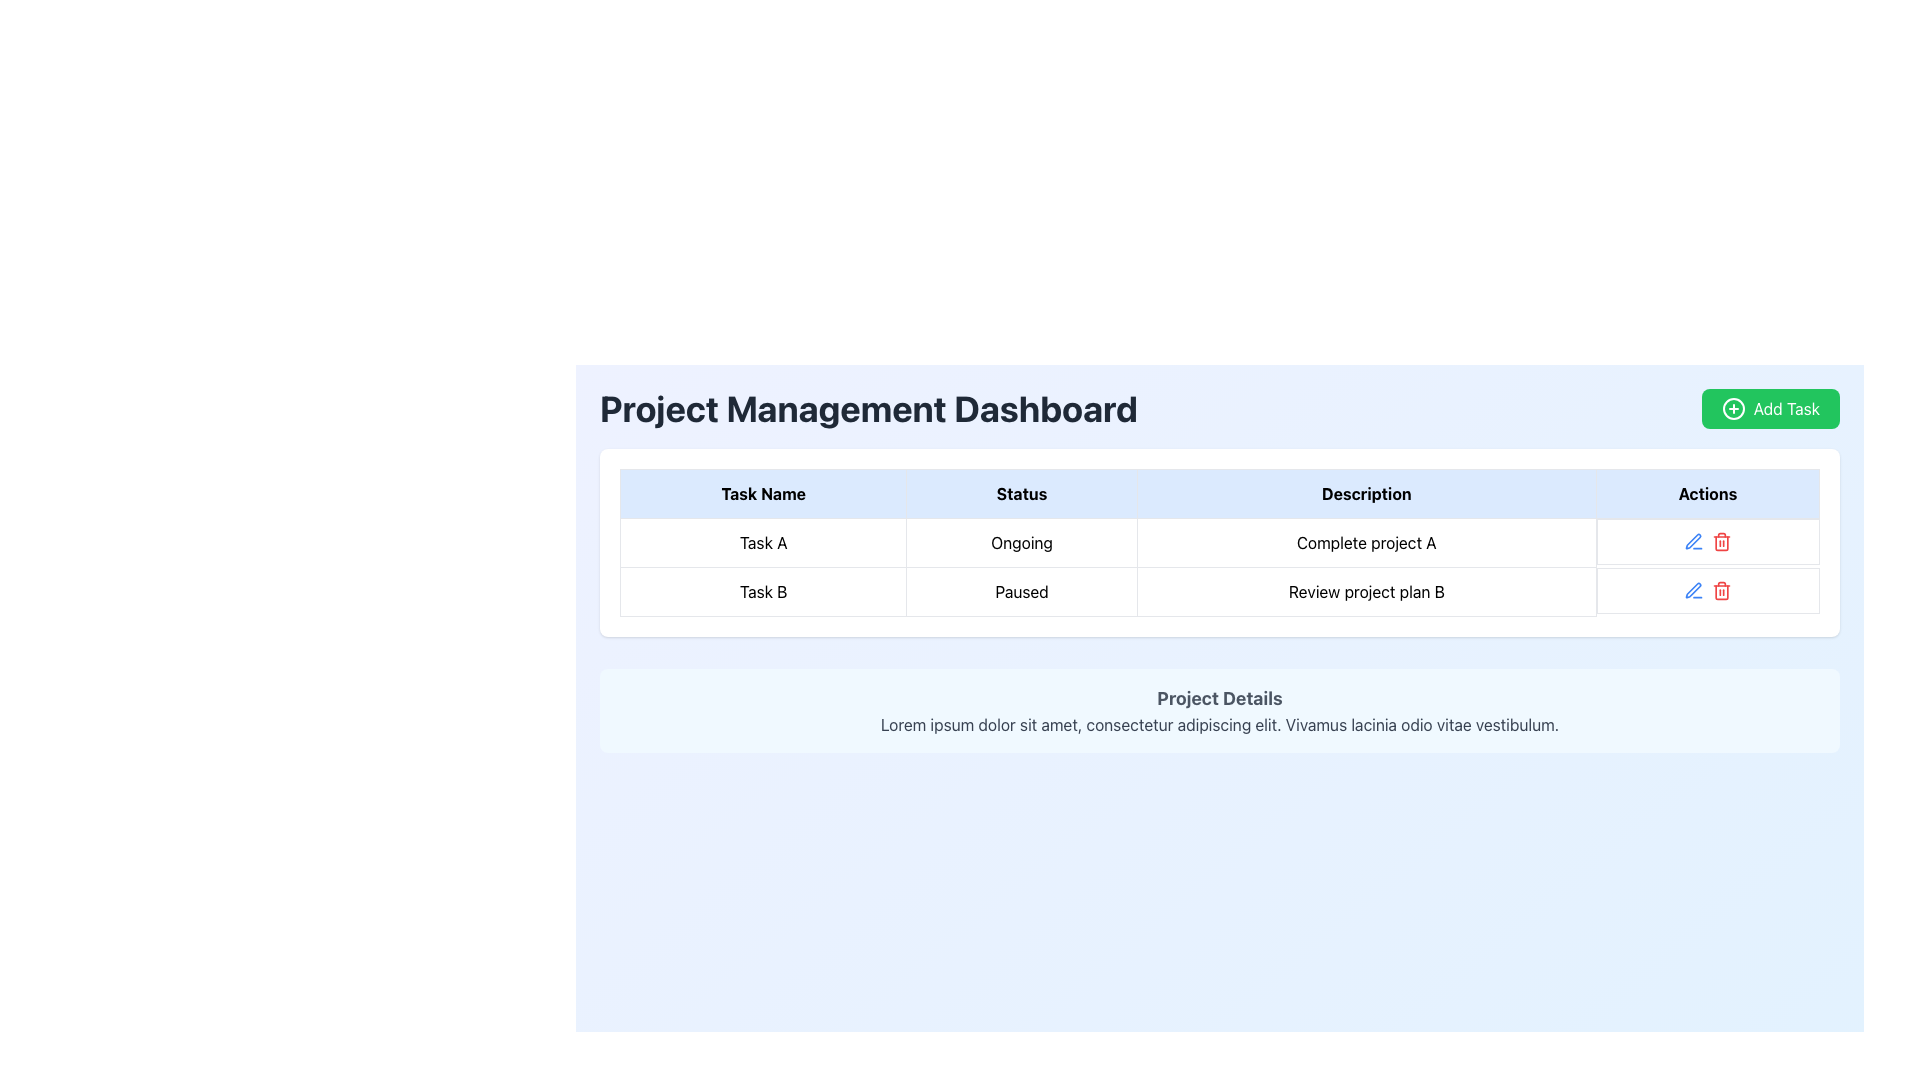 The width and height of the screenshot is (1920, 1080). What do you see at coordinates (1365, 590) in the screenshot?
I see `text from the text label that describes the task in the third cell under the 'Description' column for 'Task B'` at bounding box center [1365, 590].